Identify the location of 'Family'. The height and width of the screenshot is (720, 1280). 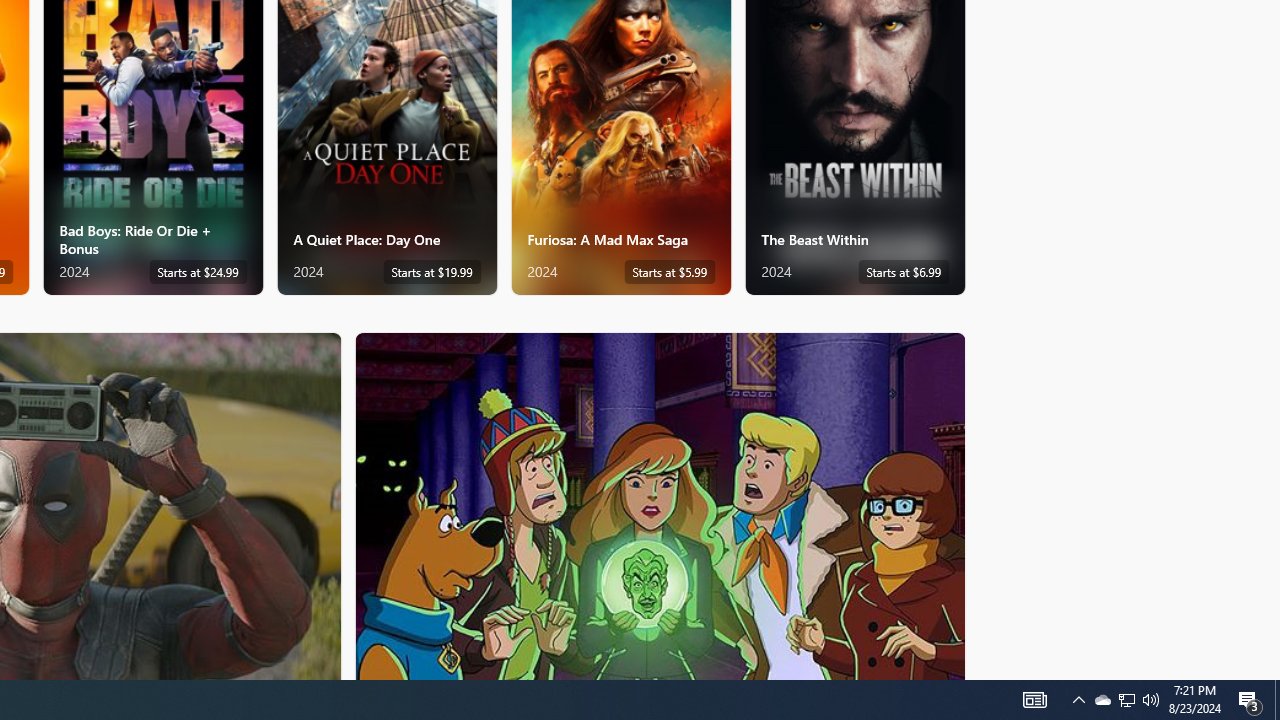
(660, 504).